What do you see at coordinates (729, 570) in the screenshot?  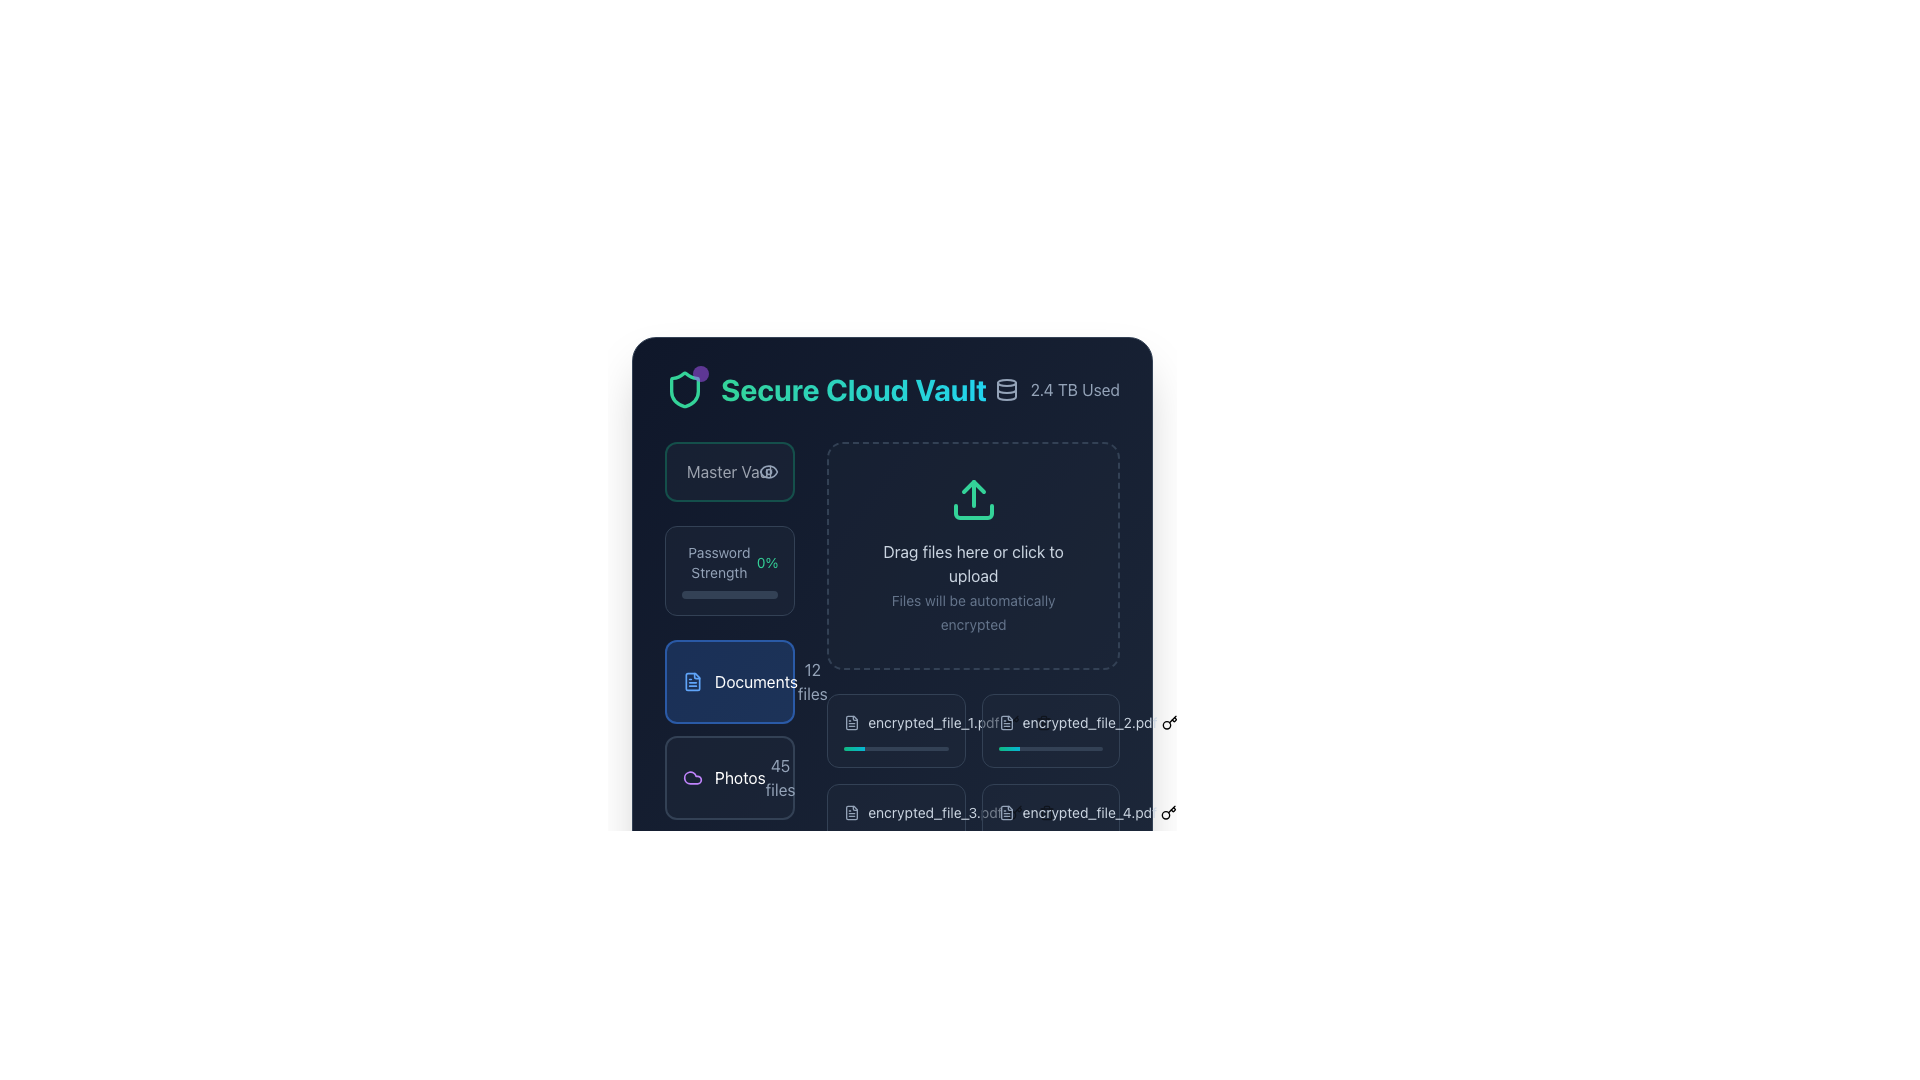 I see `text content of the Progress Indicator that displays the strength of a password as a percentage, located above the 'Documents' section` at bounding box center [729, 570].